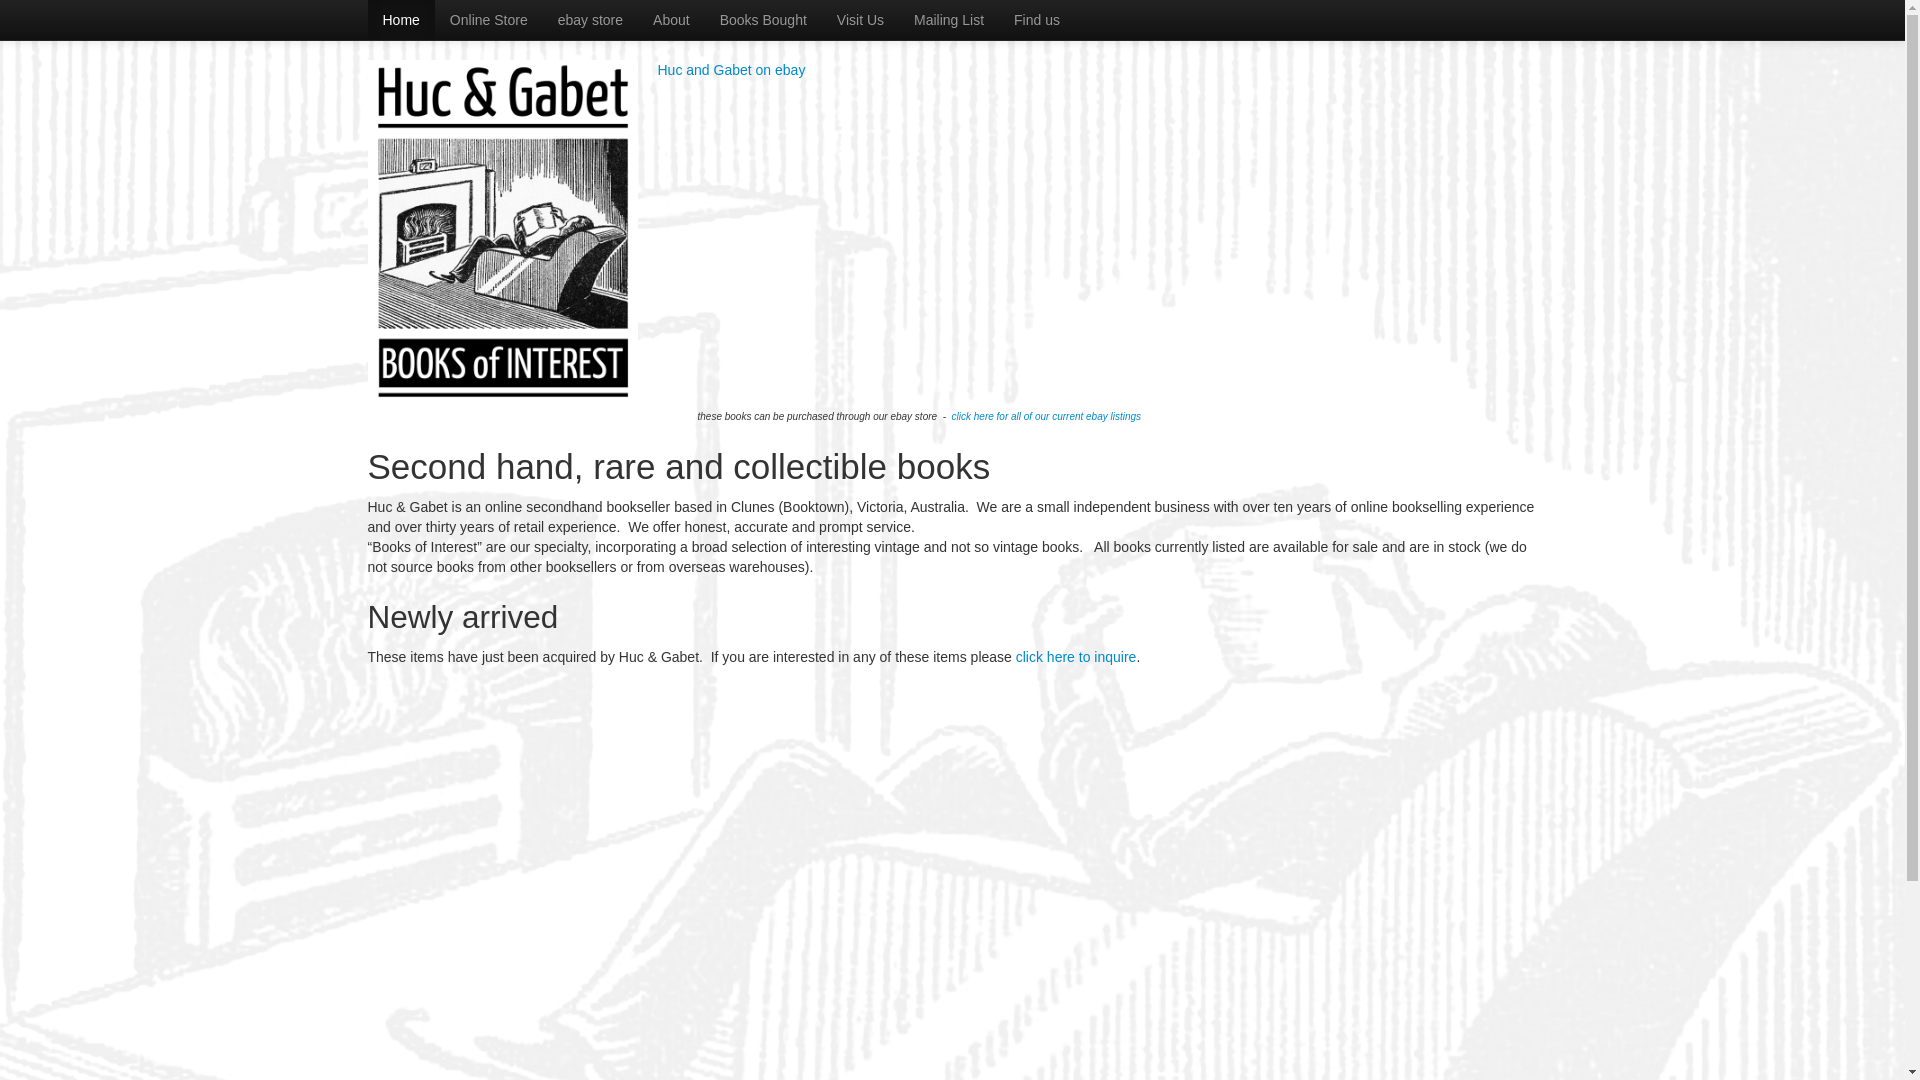 This screenshot has height=1080, width=1920. I want to click on 'Home', so click(400, 19).